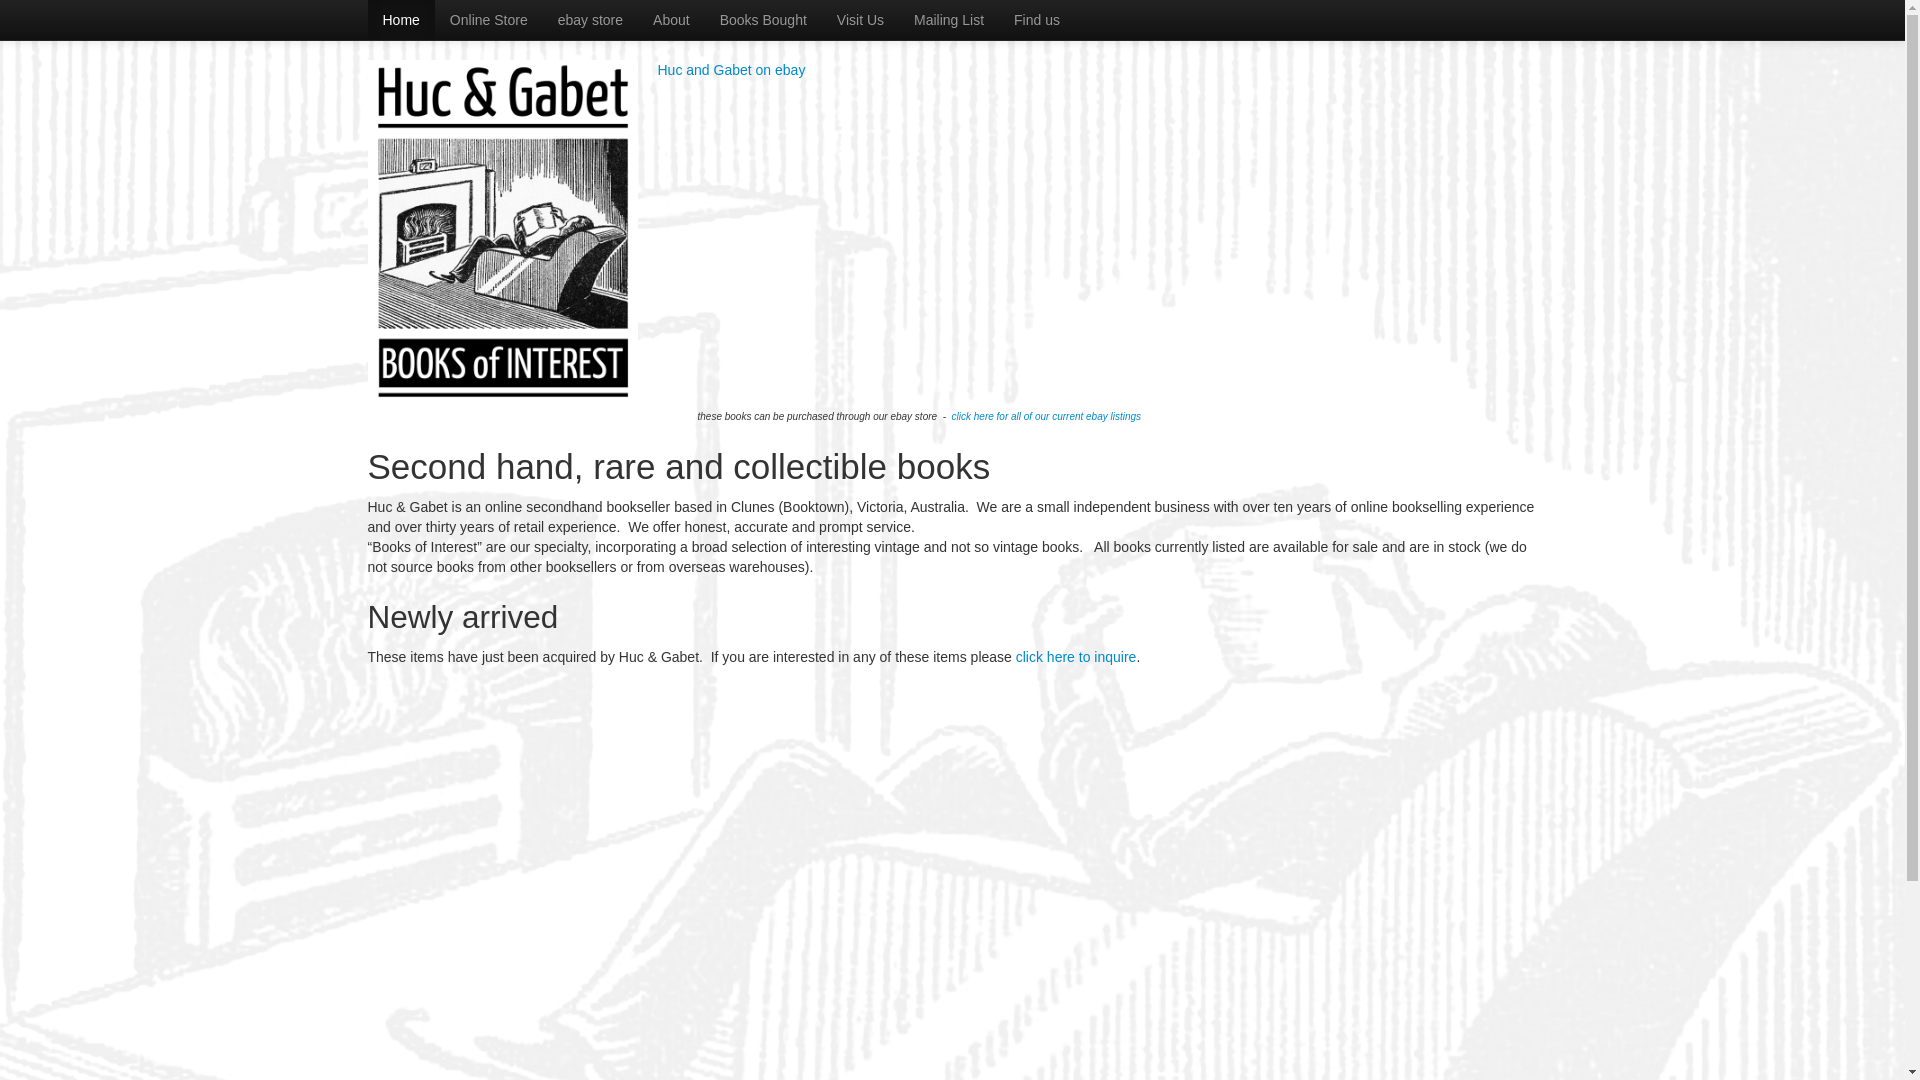 This screenshot has height=1080, width=1920. I want to click on 'Home', so click(400, 19).